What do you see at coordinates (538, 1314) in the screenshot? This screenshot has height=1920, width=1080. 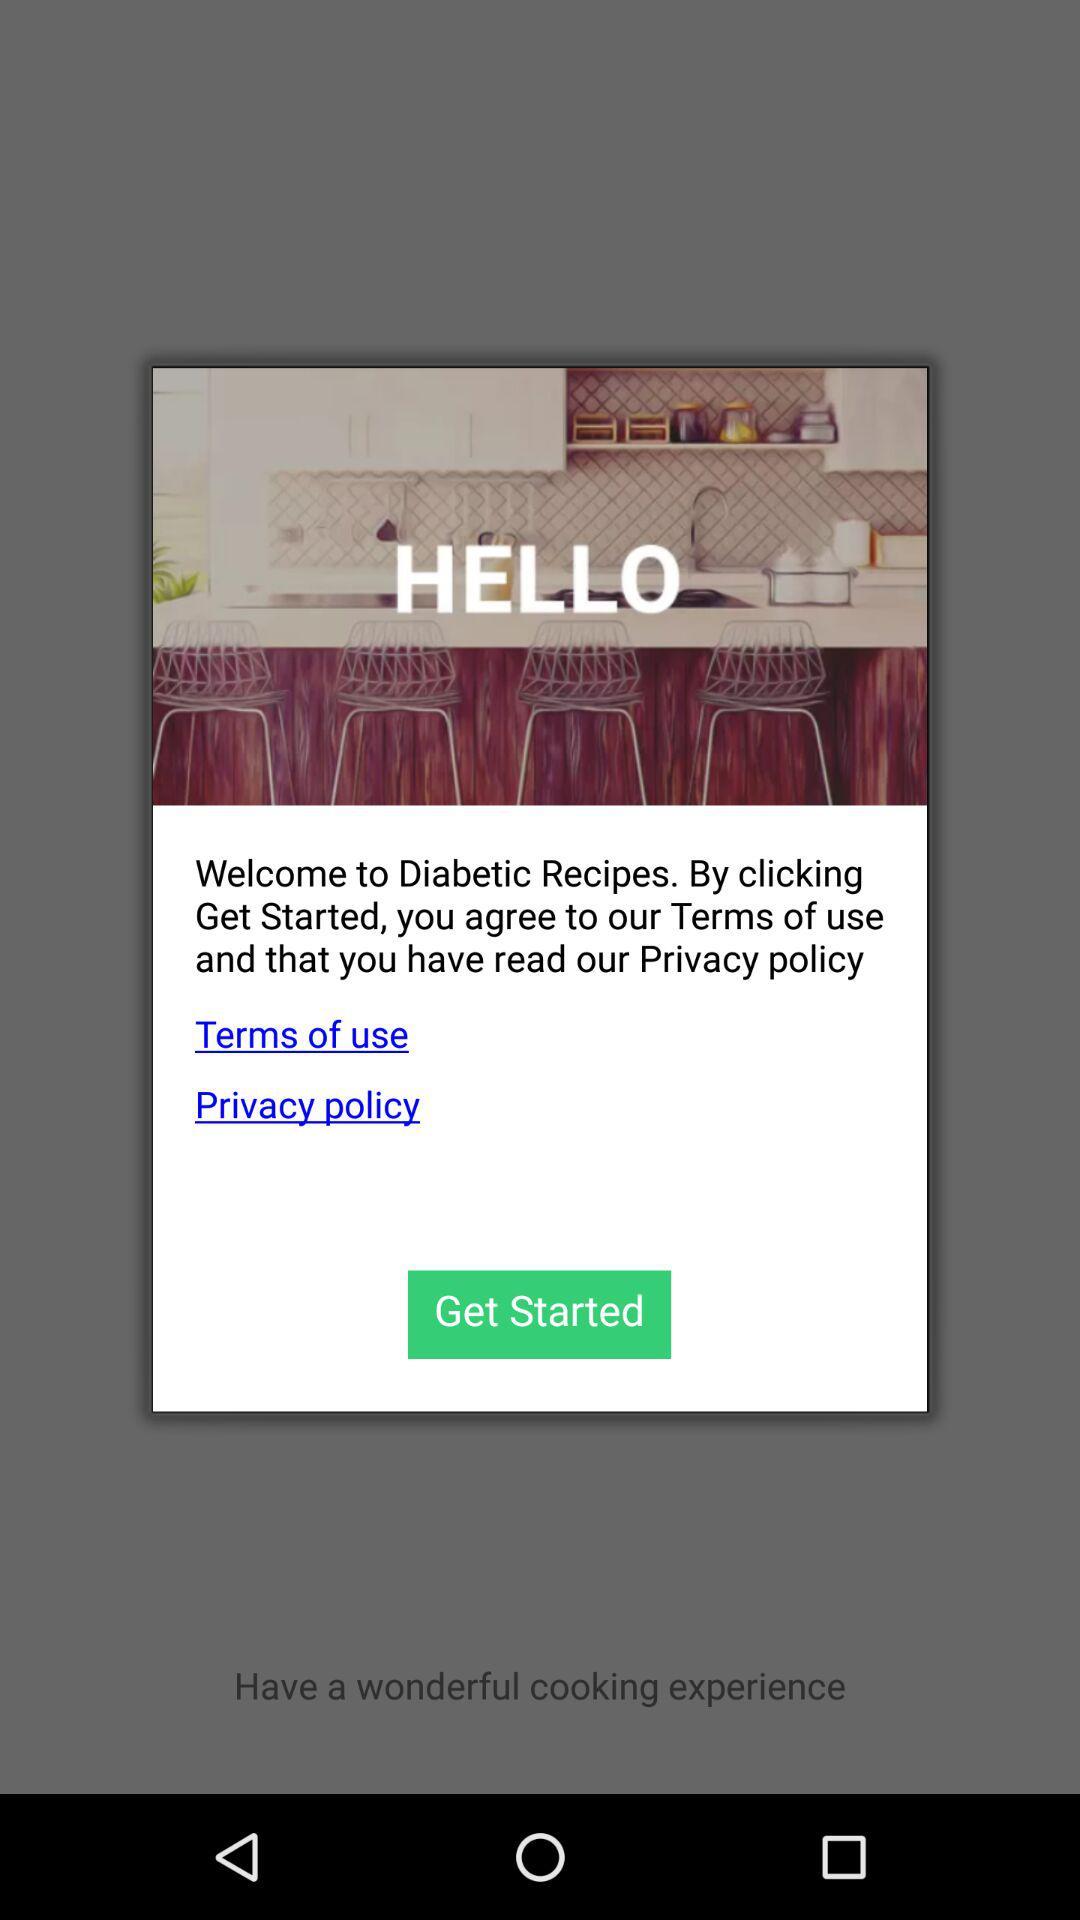 I see `the icon below privacy policy app` at bounding box center [538, 1314].